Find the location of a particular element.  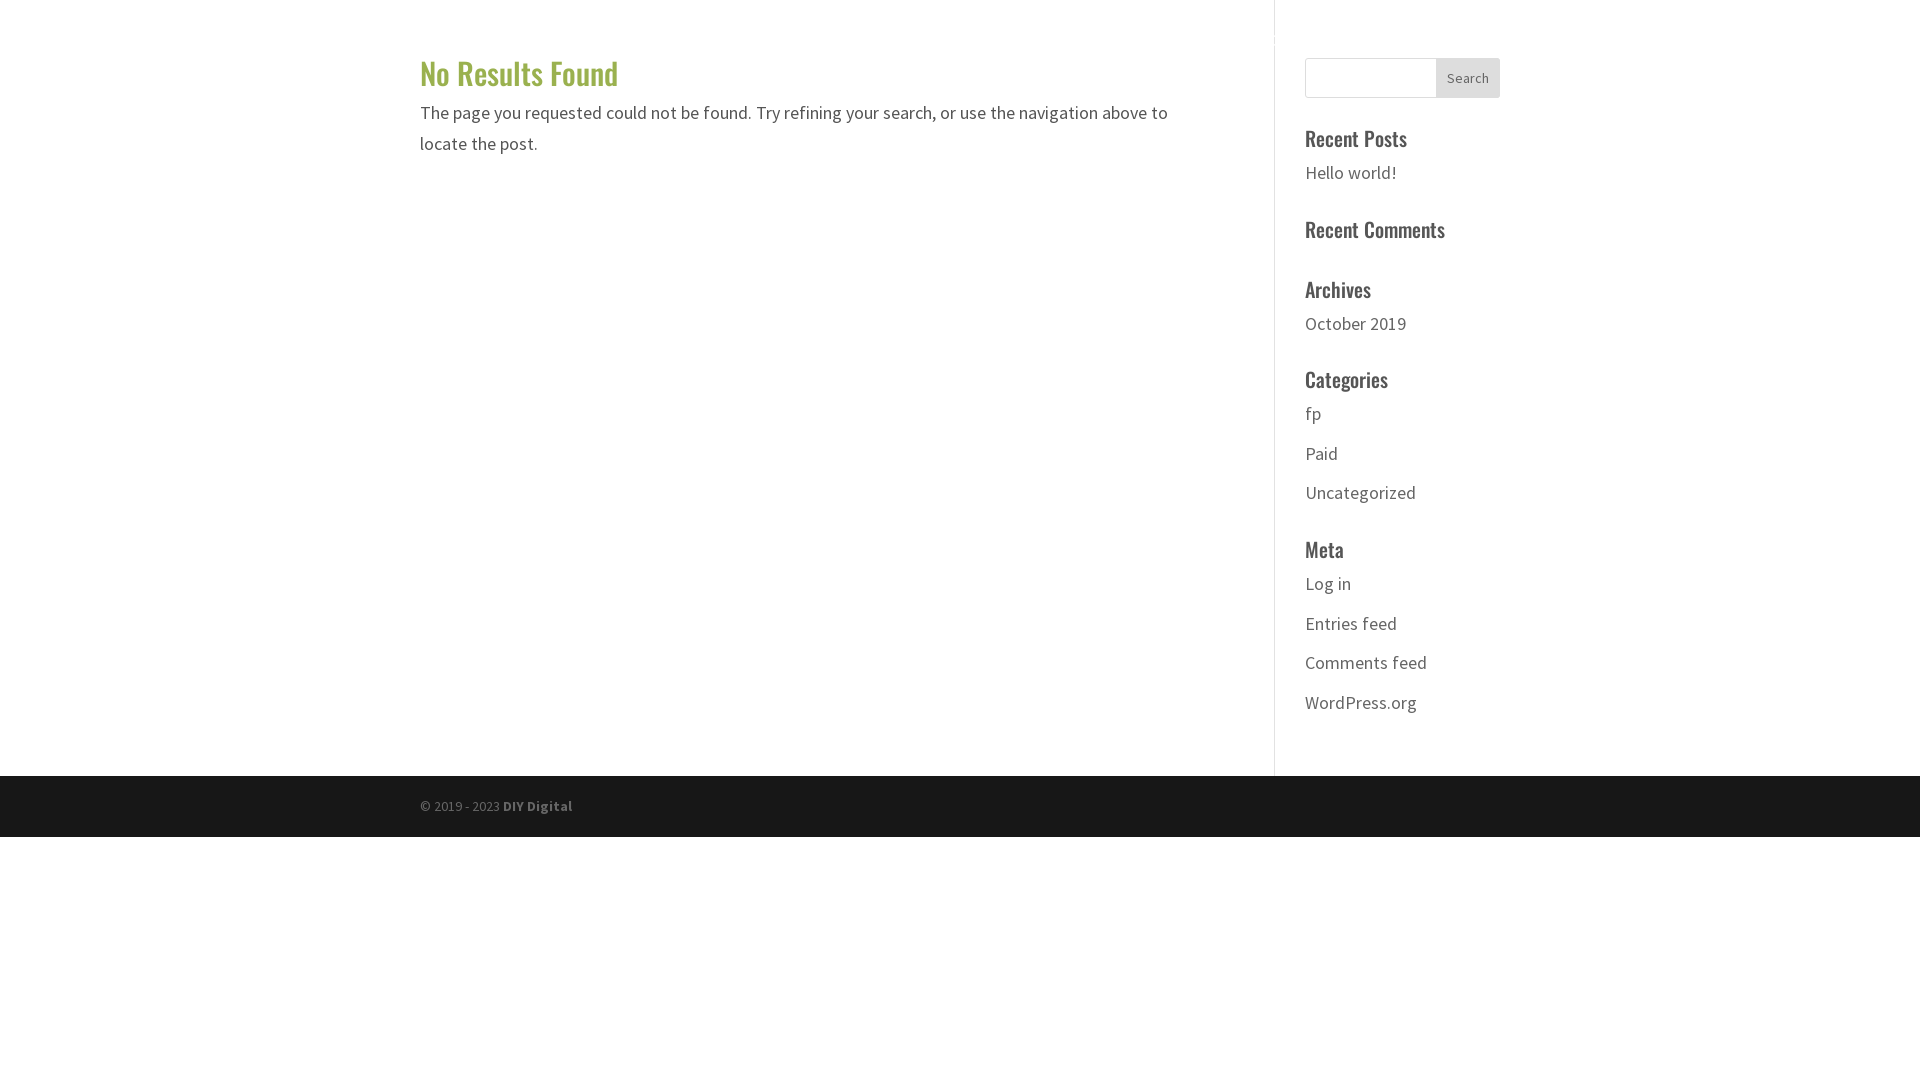

'CONTACT' is located at coordinates (1588, 55).